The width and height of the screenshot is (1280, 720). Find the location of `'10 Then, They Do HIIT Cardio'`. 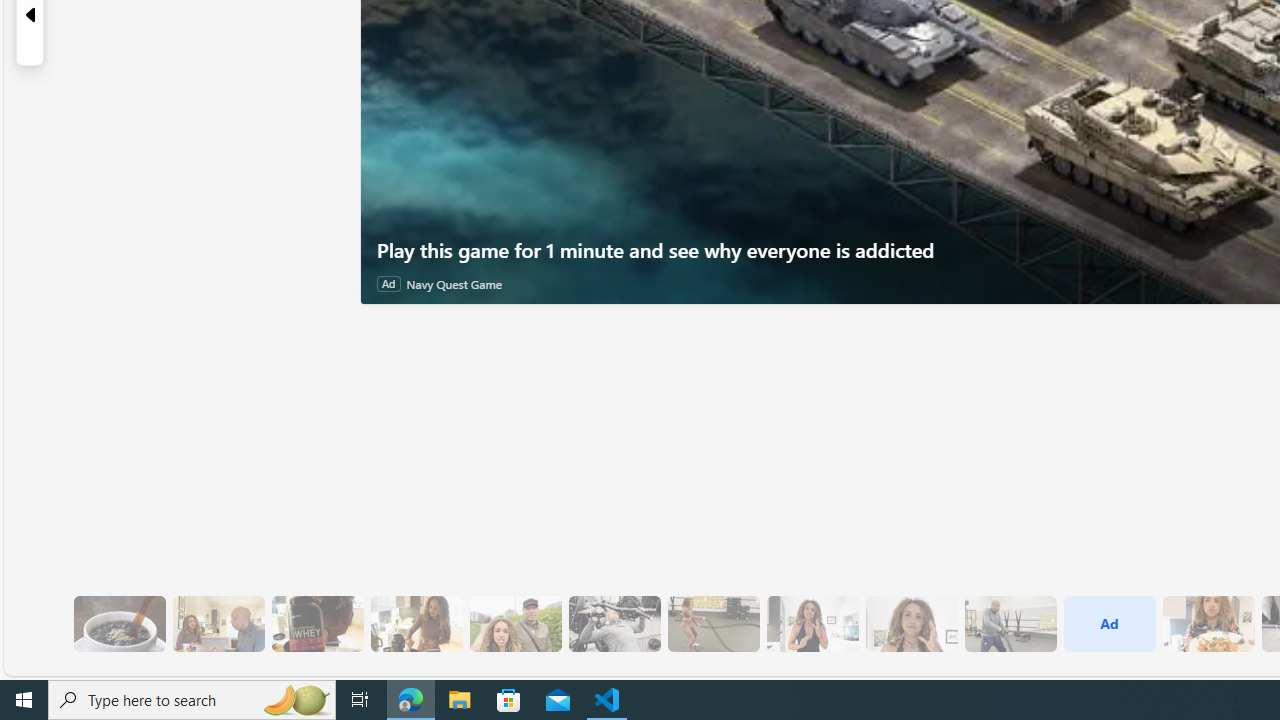

'10 Then, They Do HIIT Cardio' is located at coordinates (713, 623).